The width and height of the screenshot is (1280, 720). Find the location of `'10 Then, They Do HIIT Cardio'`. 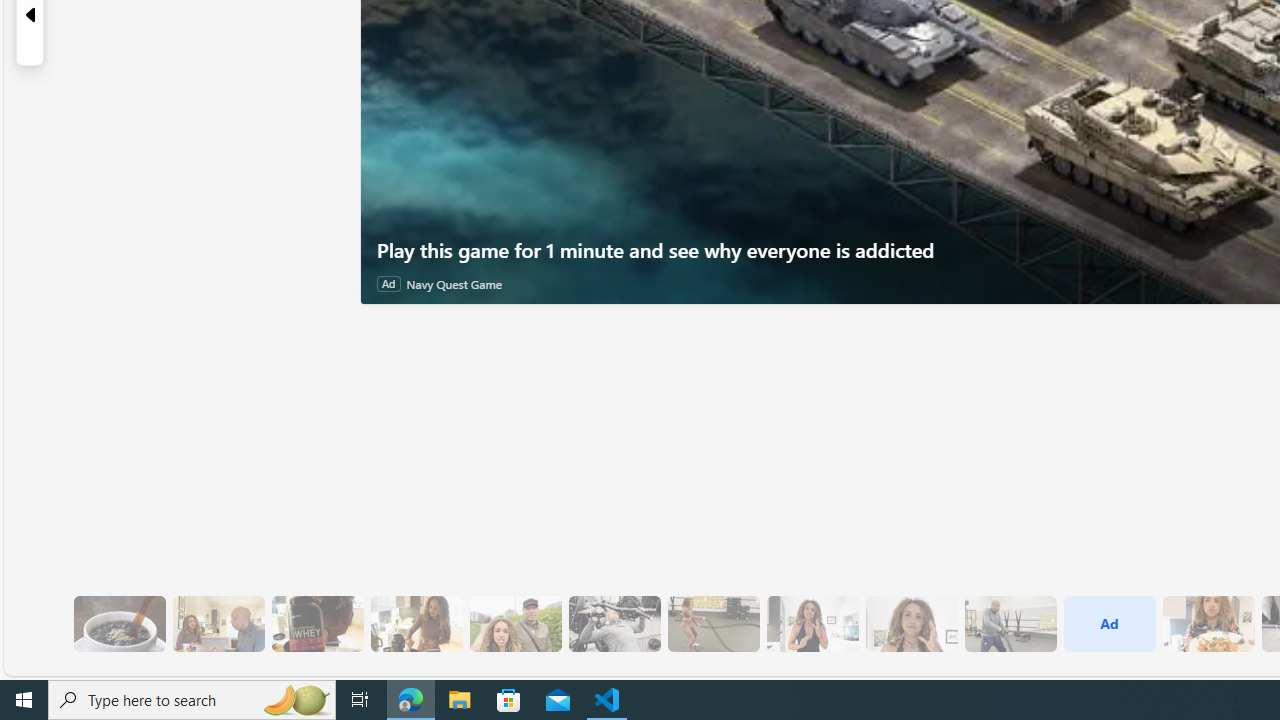

'10 Then, They Do HIIT Cardio' is located at coordinates (713, 623).